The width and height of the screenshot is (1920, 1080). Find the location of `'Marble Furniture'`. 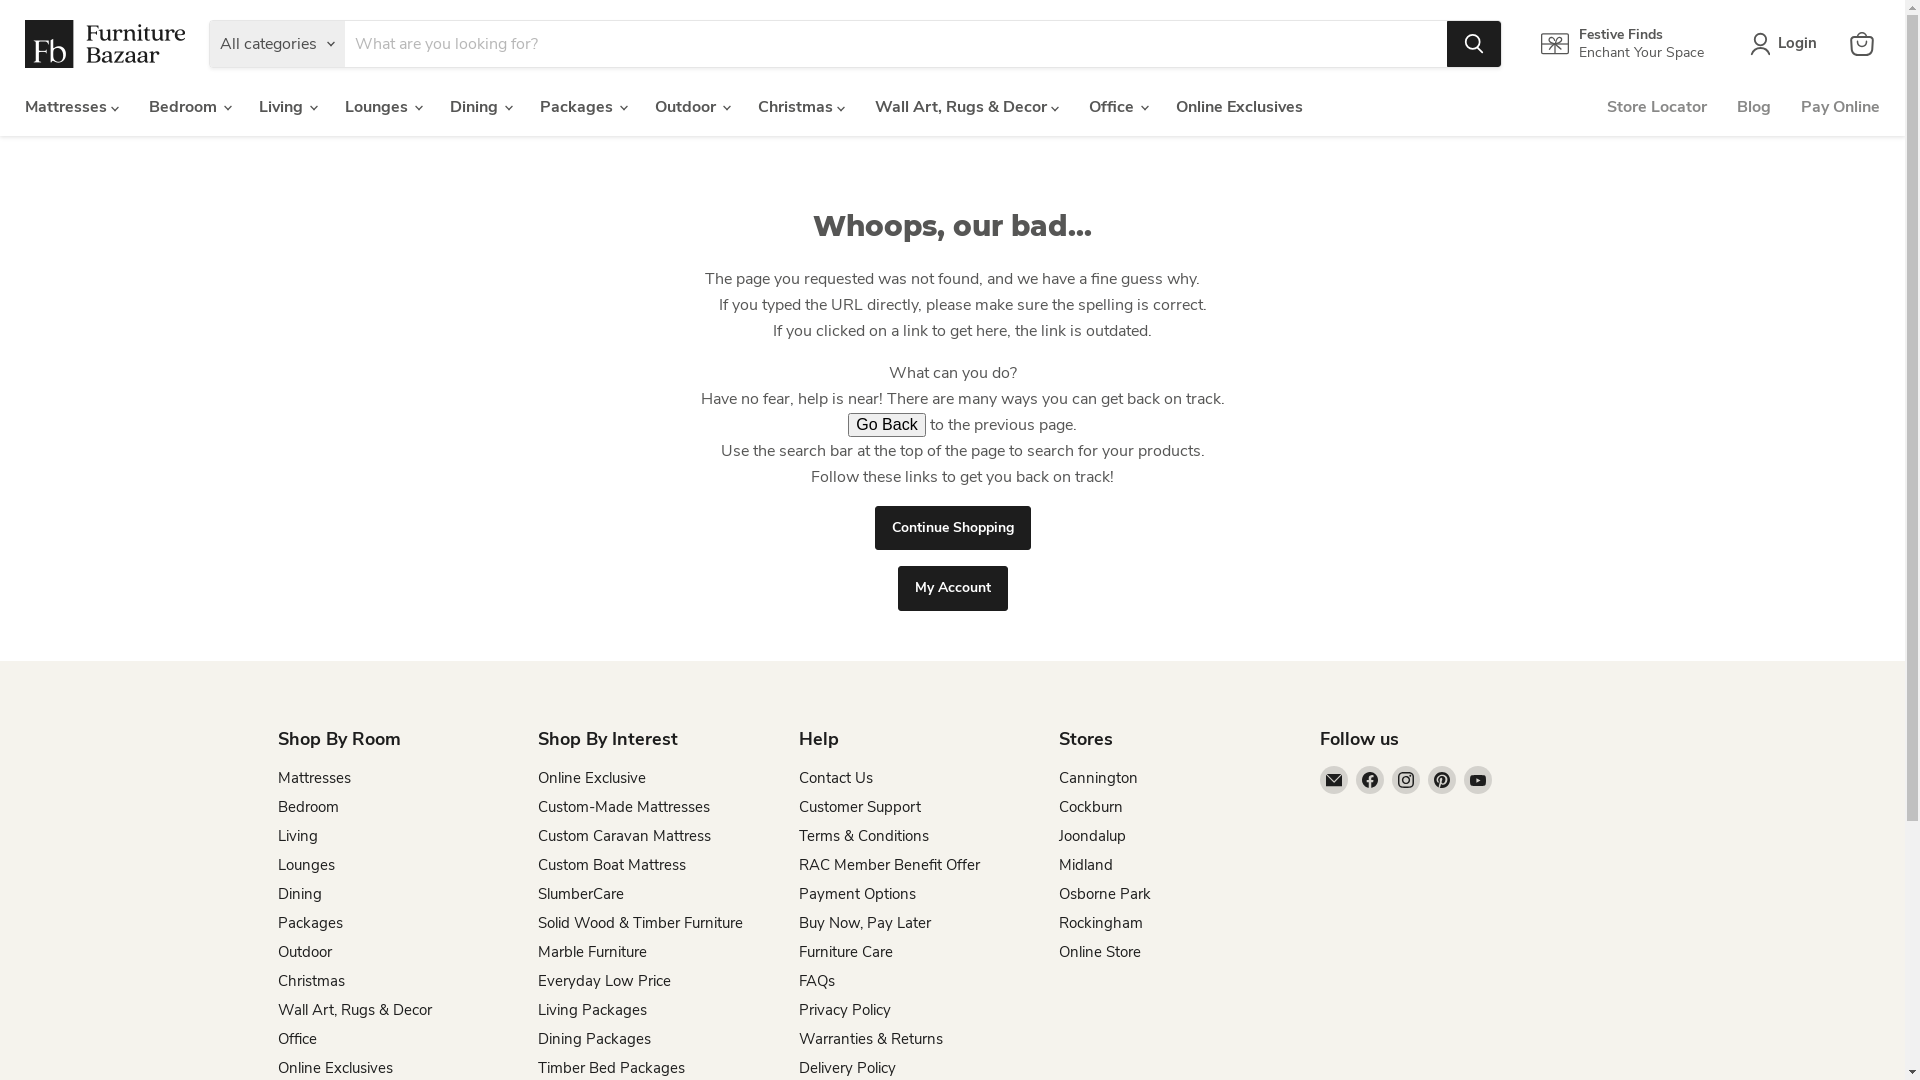

'Marble Furniture' is located at coordinates (591, 951).